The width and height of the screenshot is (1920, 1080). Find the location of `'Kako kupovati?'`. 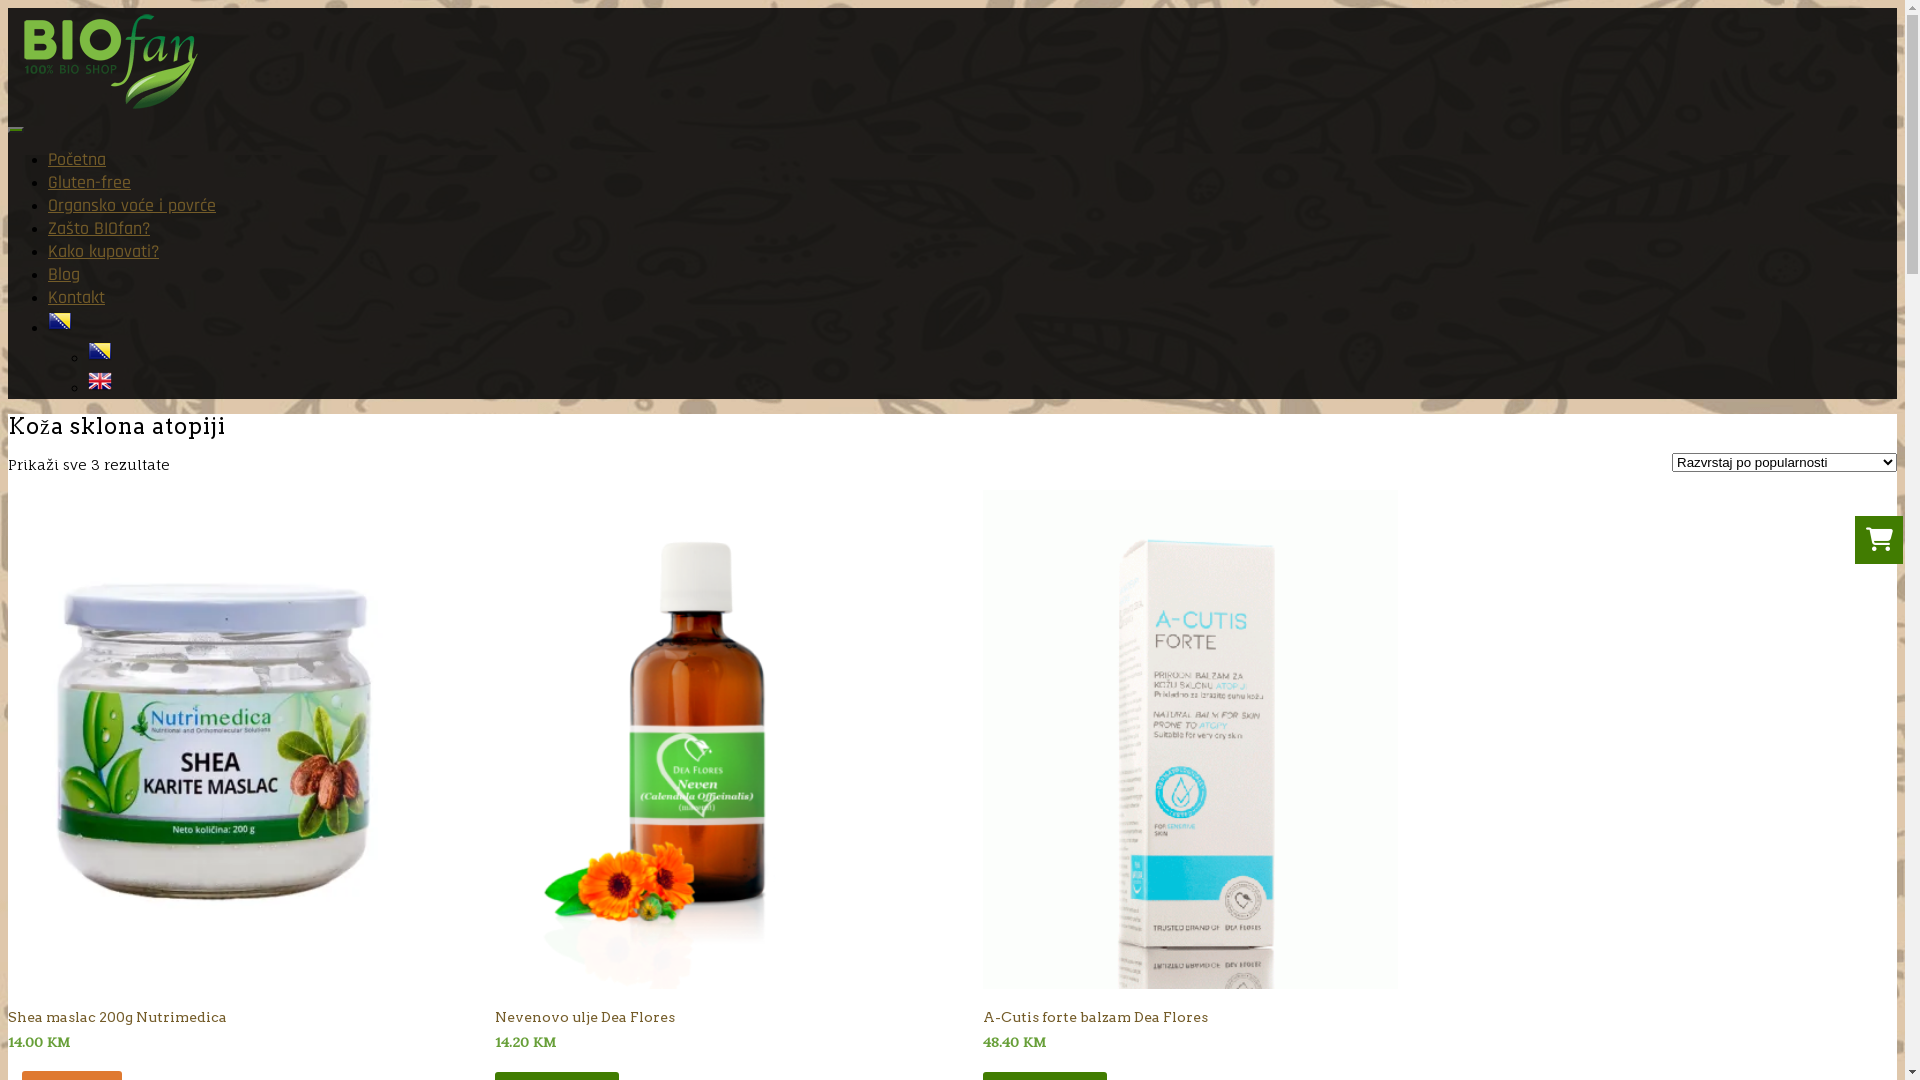

'Kako kupovati?' is located at coordinates (102, 250).